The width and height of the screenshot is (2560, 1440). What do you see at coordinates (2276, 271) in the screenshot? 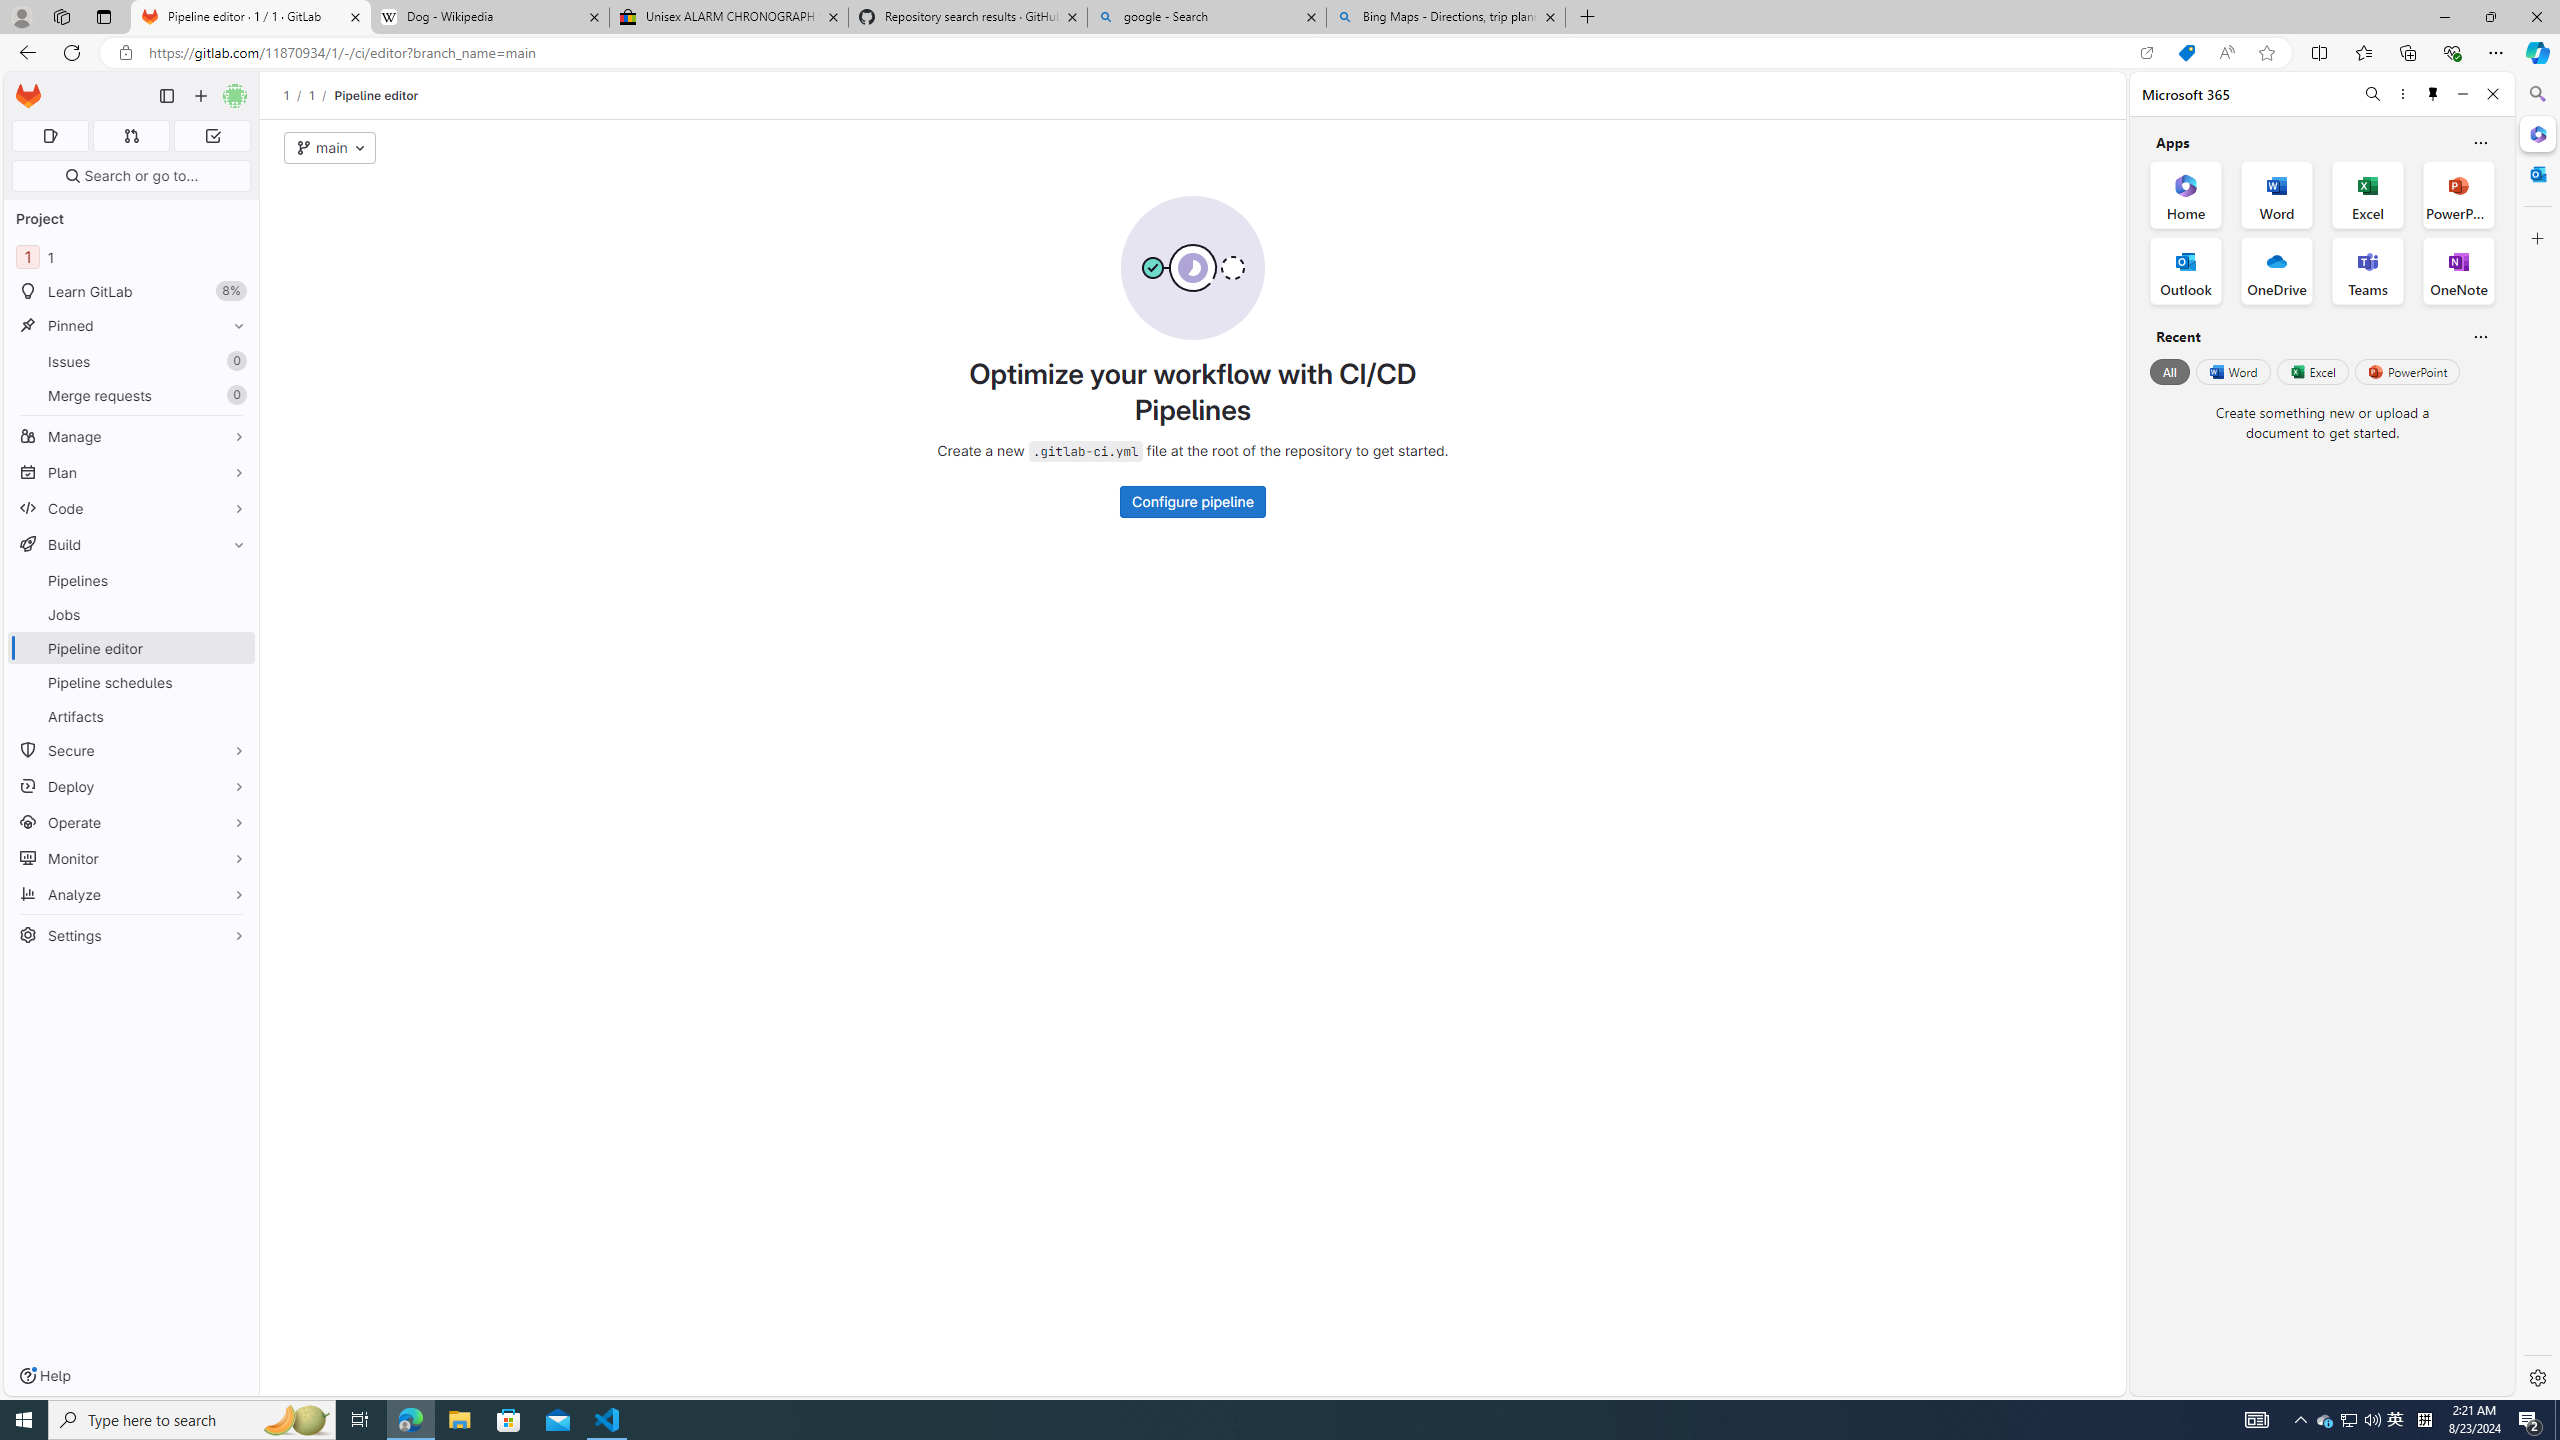
I see `'OneDrive Office App'` at bounding box center [2276, 271].